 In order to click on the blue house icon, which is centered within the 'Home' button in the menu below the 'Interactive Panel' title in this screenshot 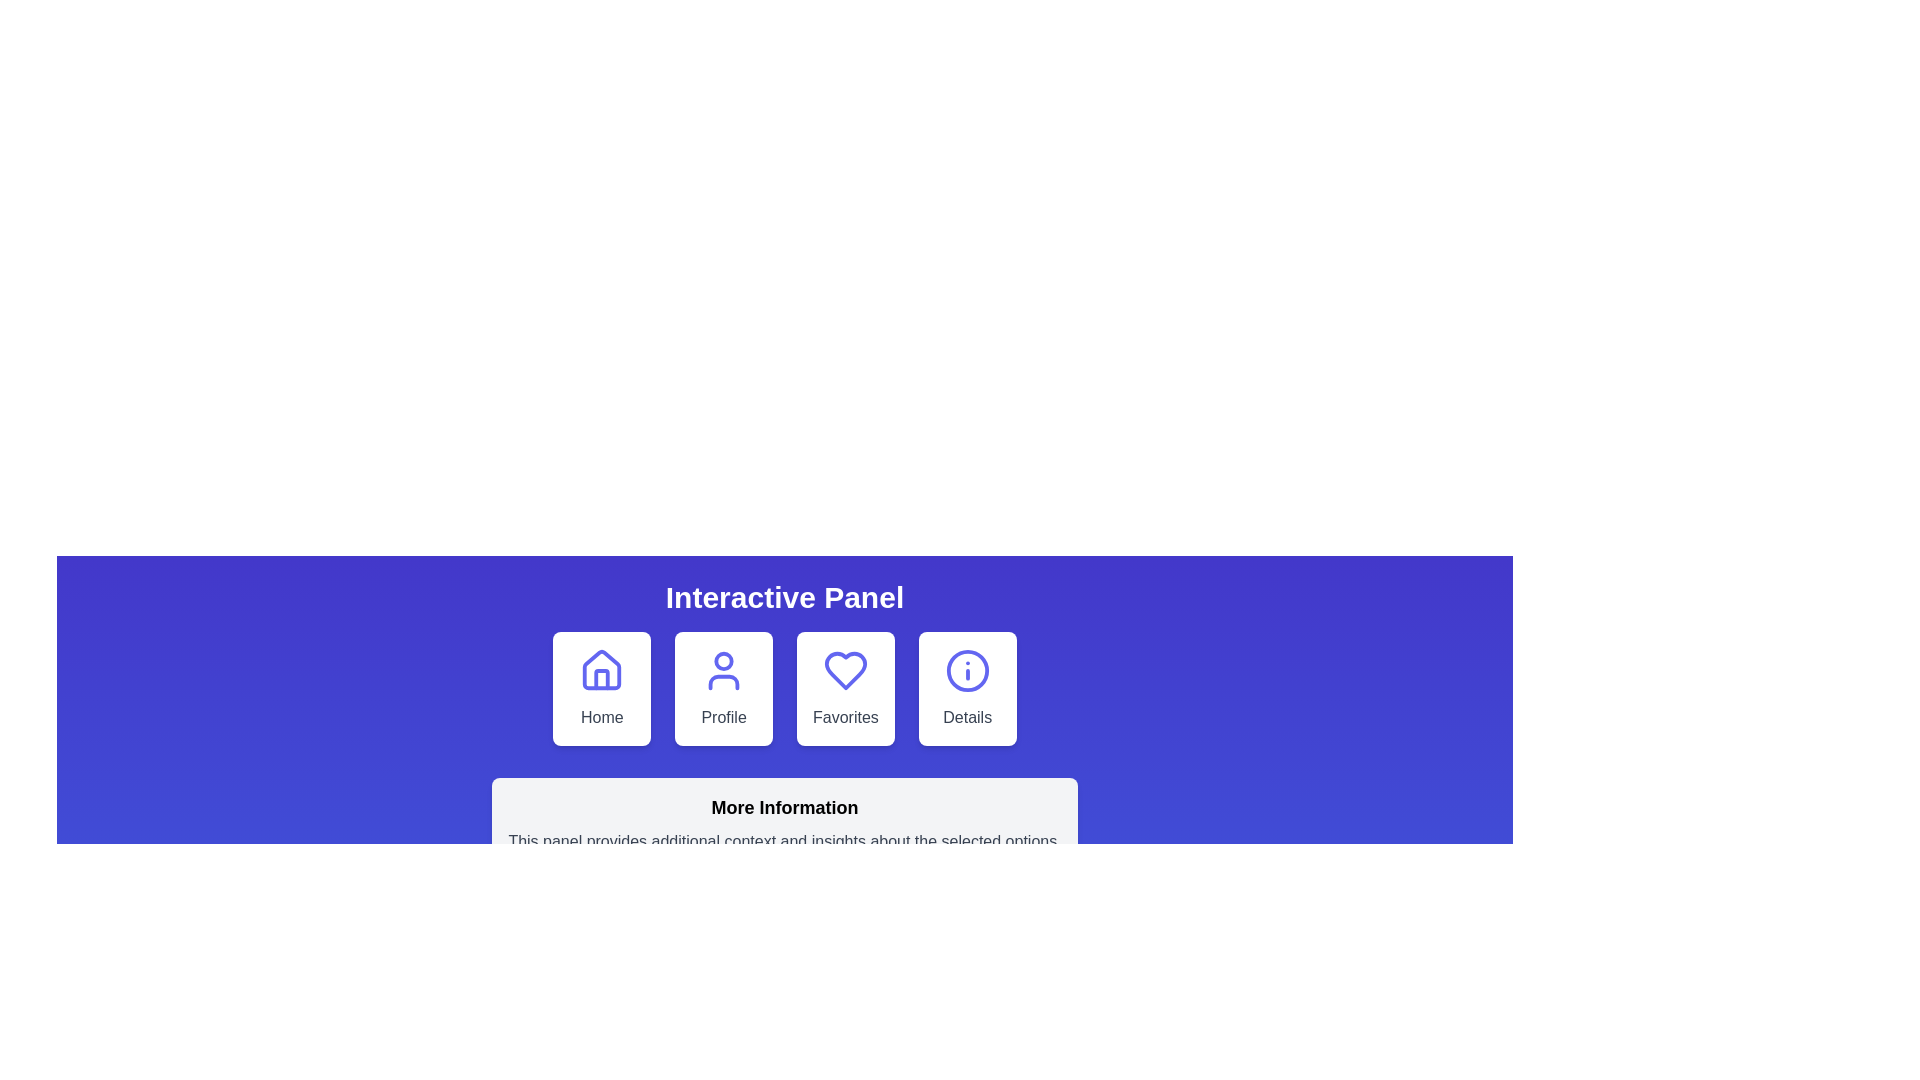, I will do `click(601, 670)`.